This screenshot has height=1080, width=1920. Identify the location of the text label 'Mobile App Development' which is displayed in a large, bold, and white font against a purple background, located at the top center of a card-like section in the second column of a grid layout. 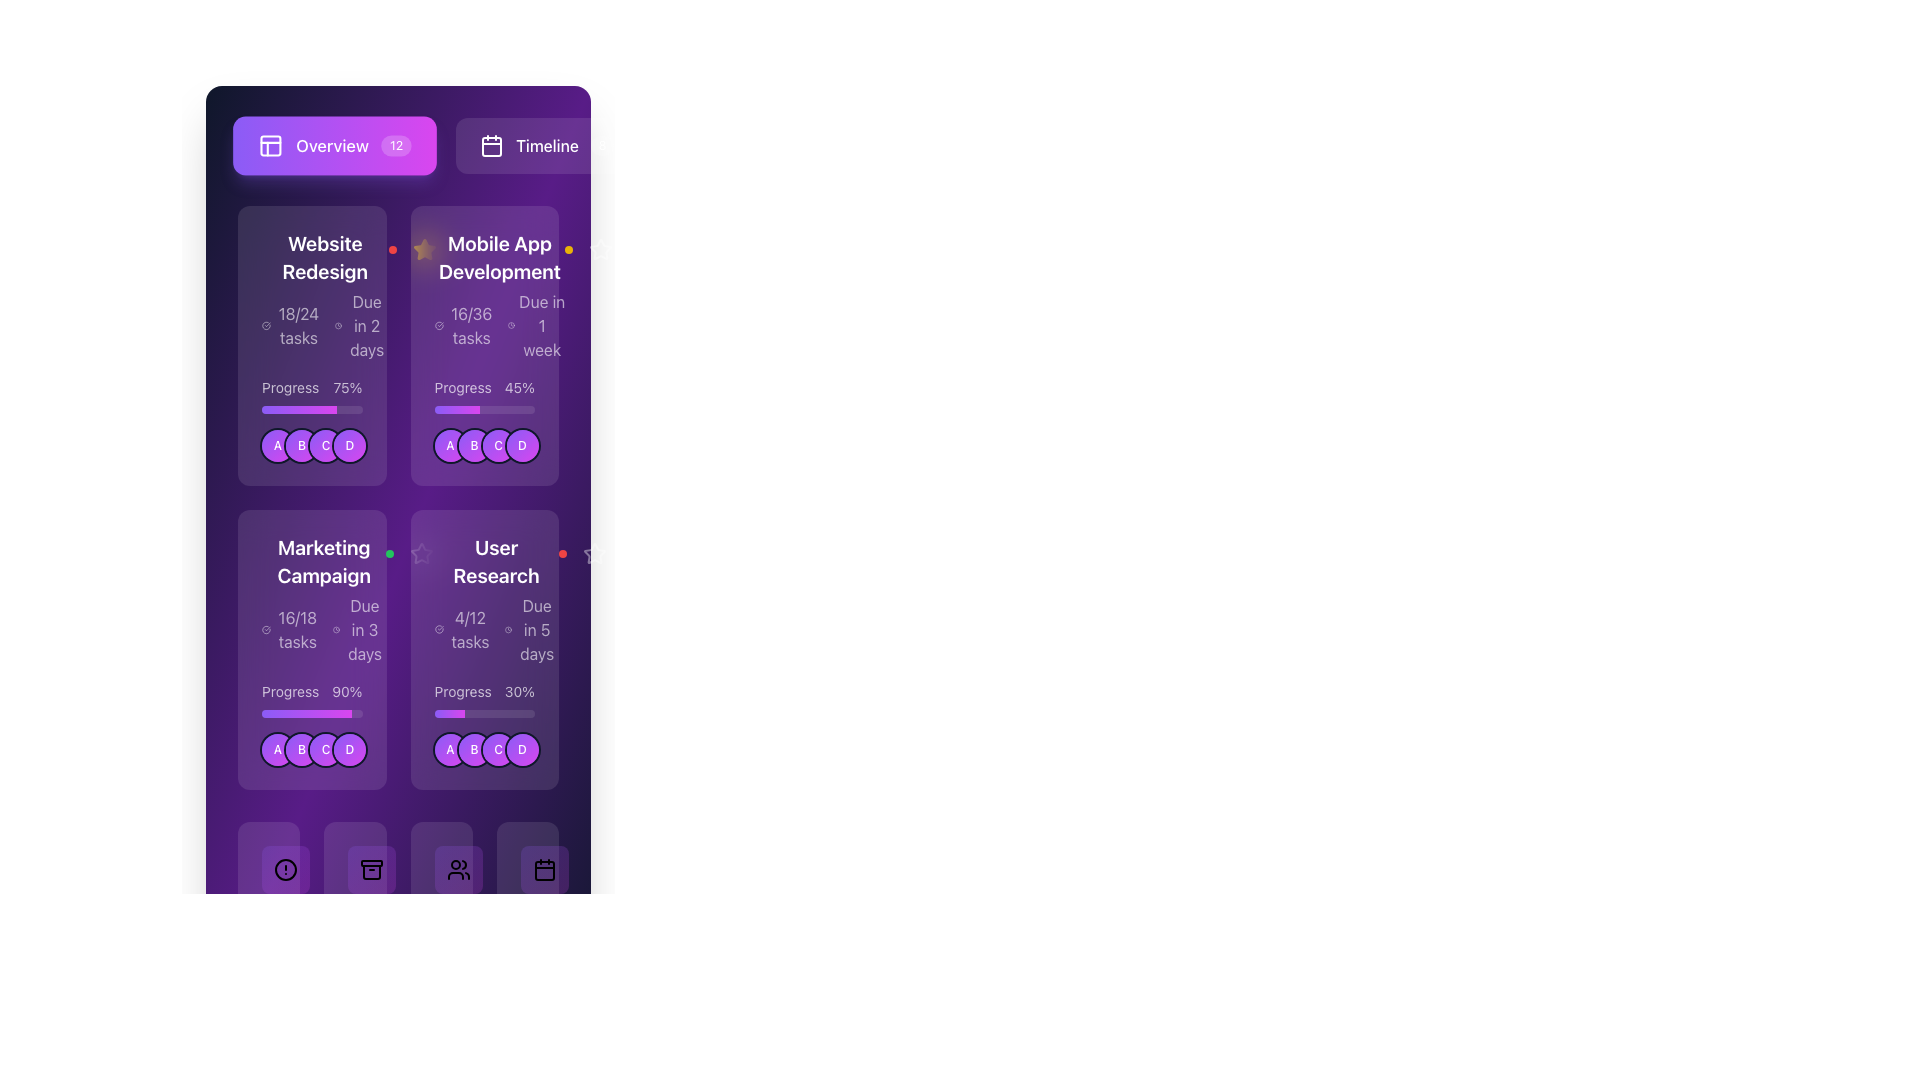
(499, 257).